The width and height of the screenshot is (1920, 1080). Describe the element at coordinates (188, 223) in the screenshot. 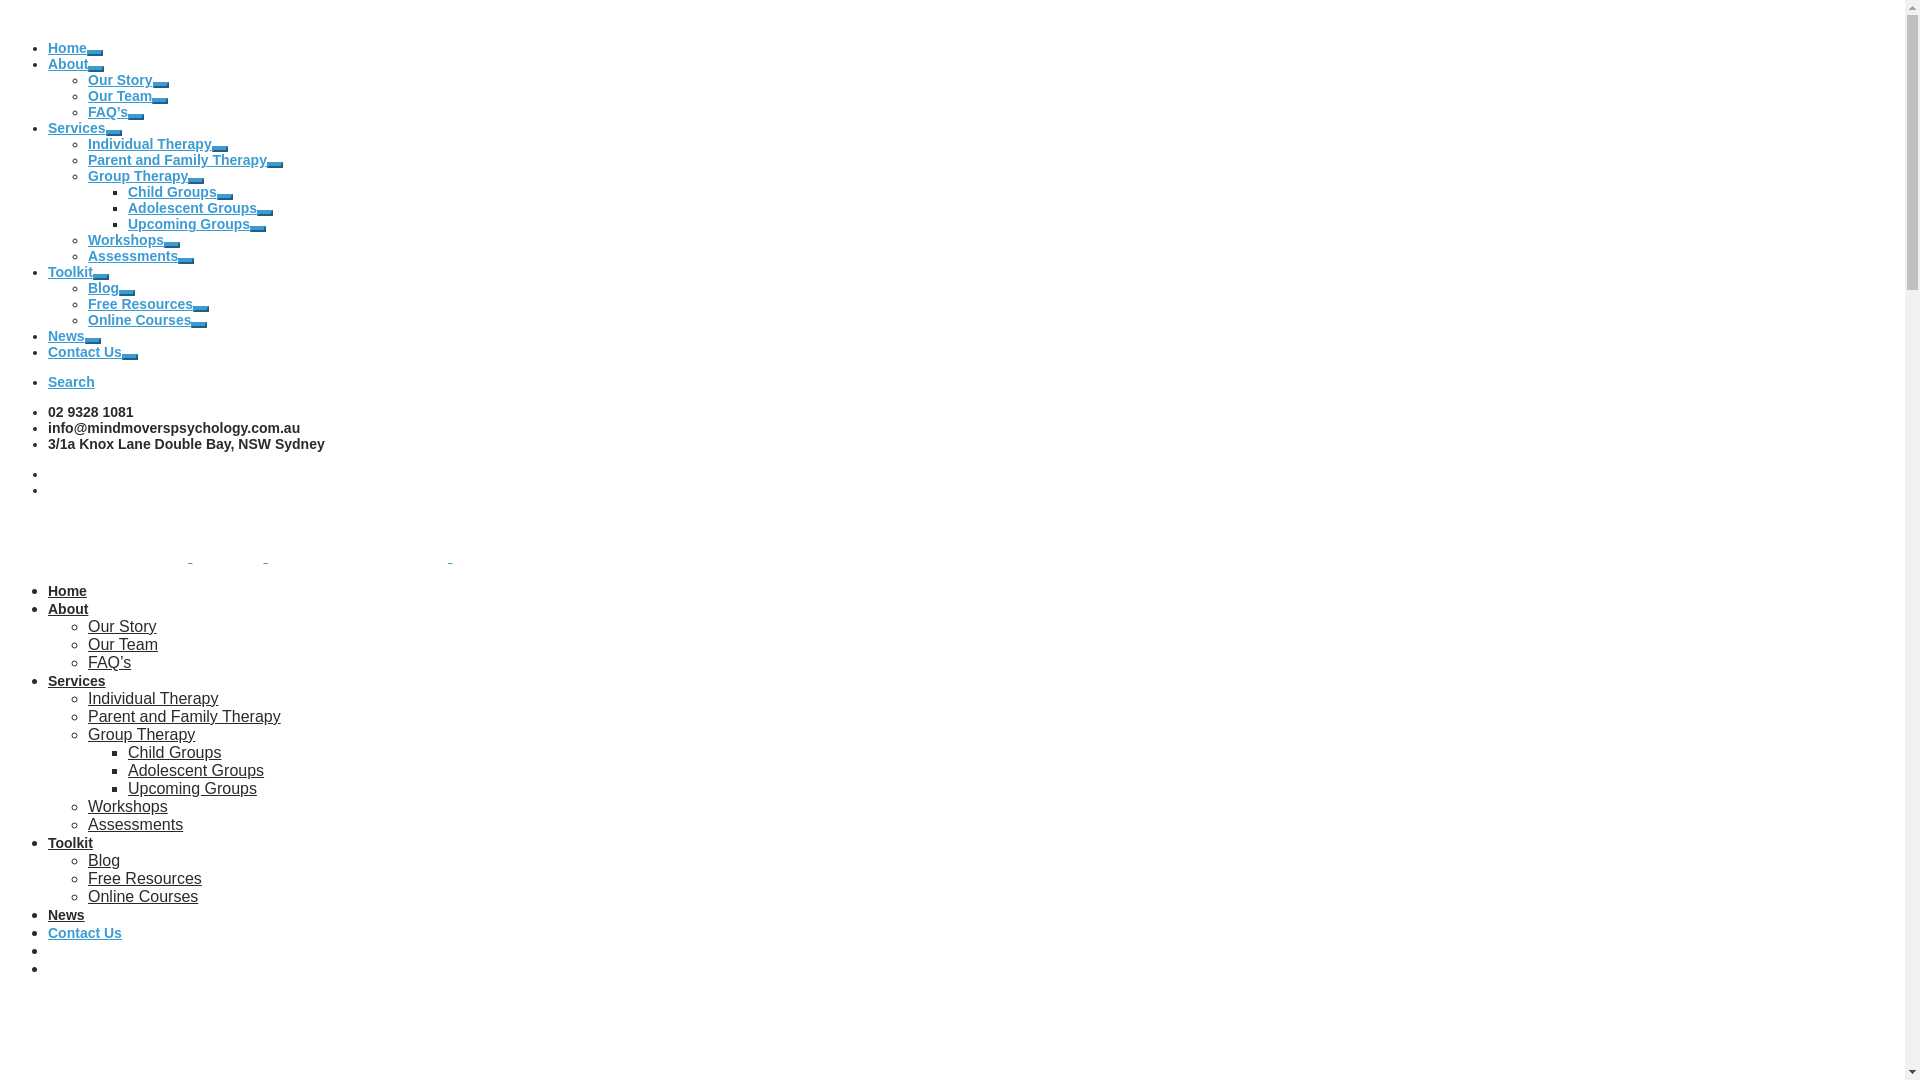

I see `'Upcoming Groups'` at that location.